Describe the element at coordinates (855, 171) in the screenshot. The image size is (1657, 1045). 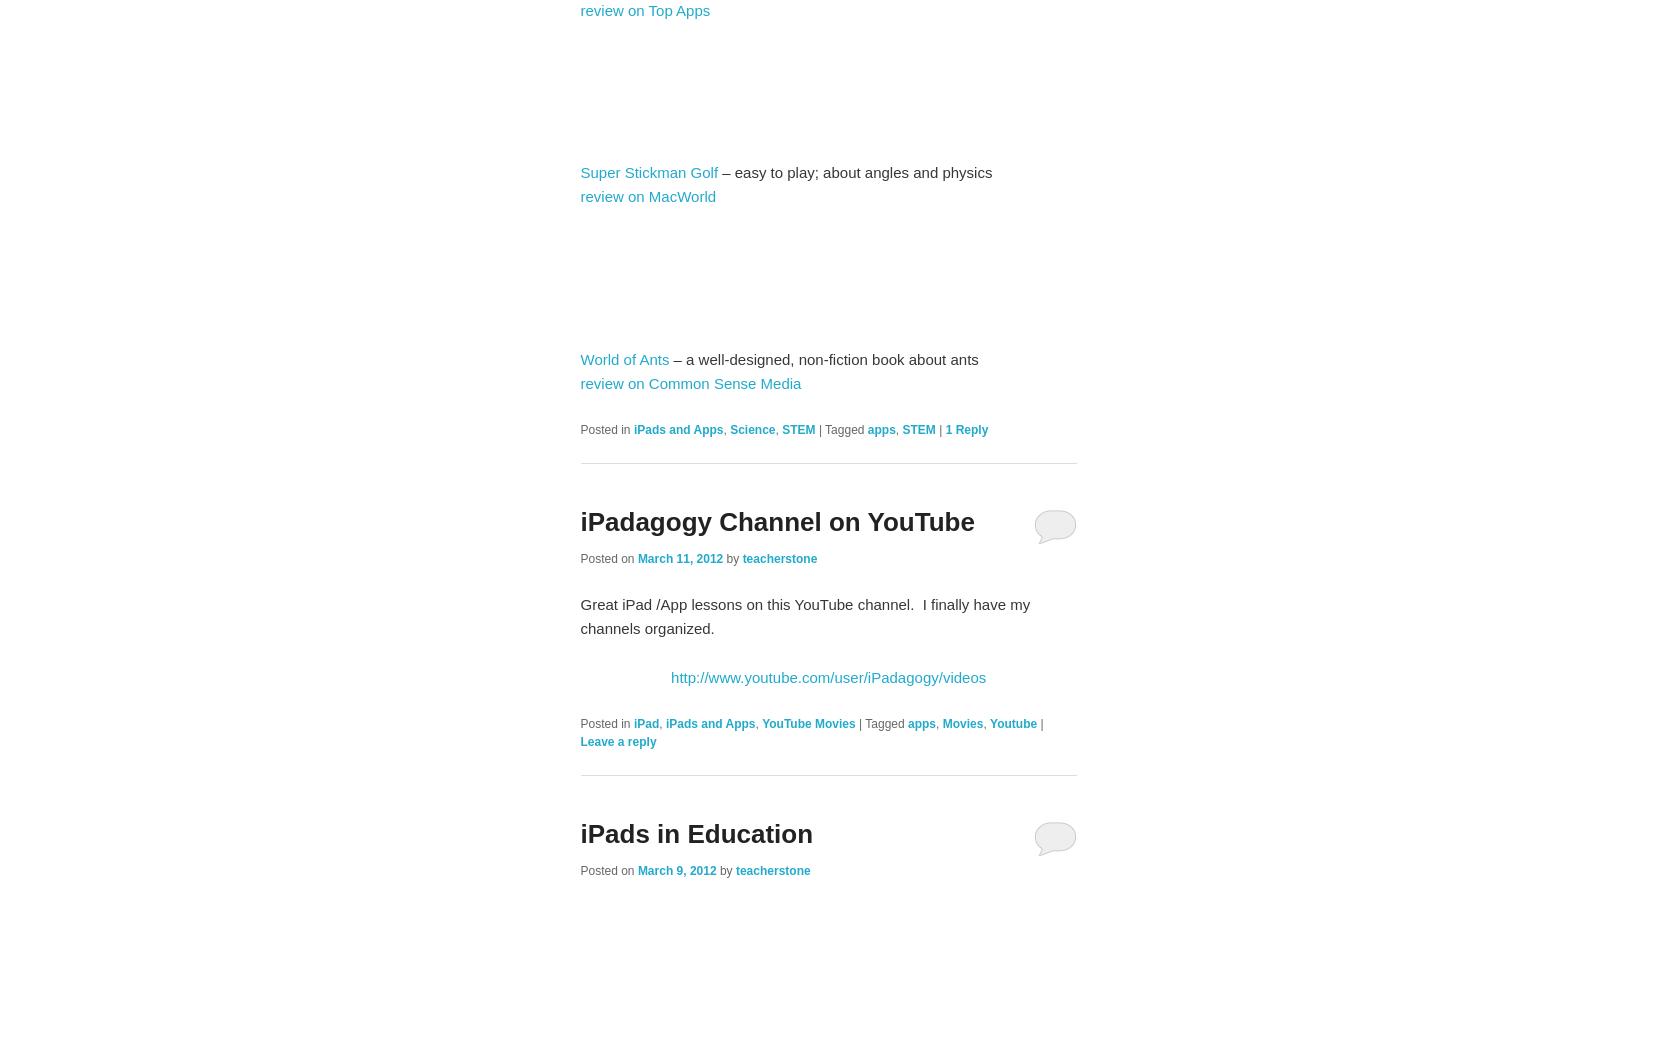
I see `'– easy to play; about angles and physics'` at that location.